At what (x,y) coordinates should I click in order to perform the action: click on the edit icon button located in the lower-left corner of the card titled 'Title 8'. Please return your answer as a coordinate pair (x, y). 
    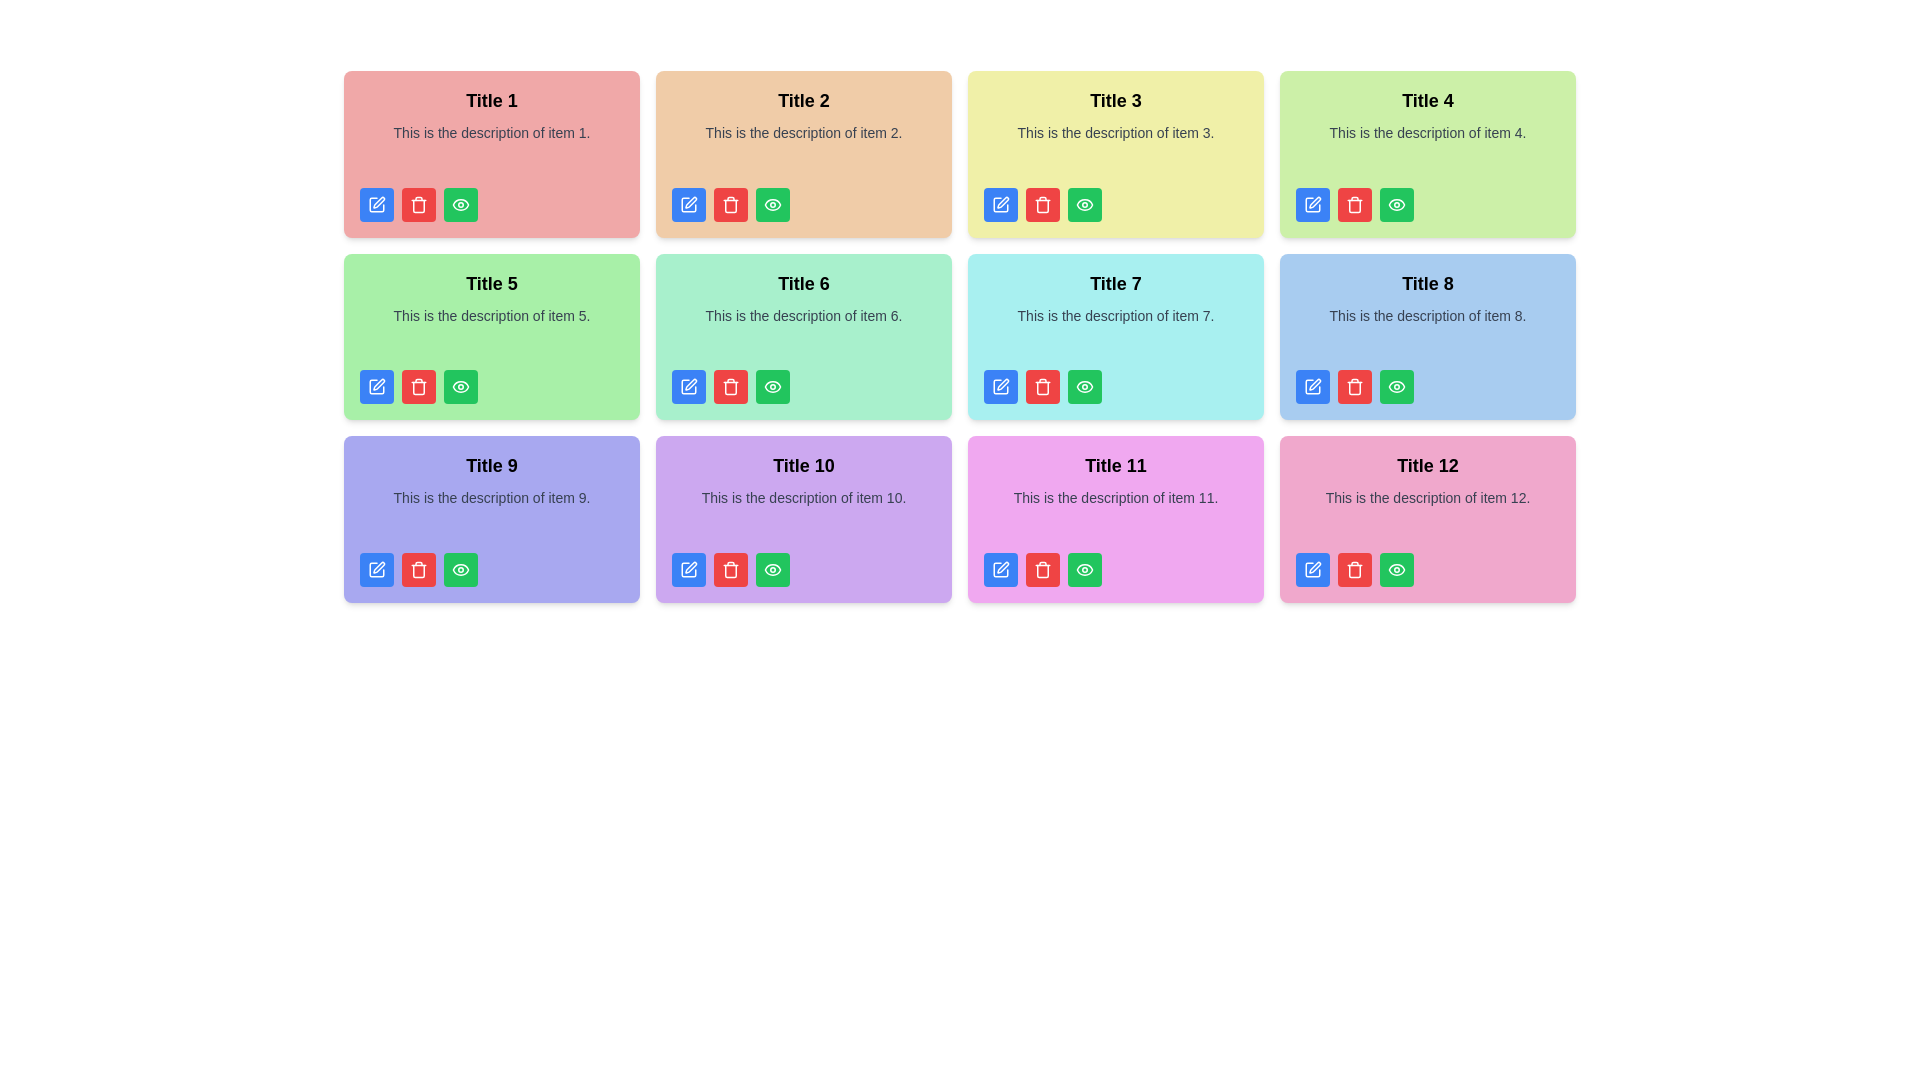
    Looking at the image, I should click on (1313, 386).